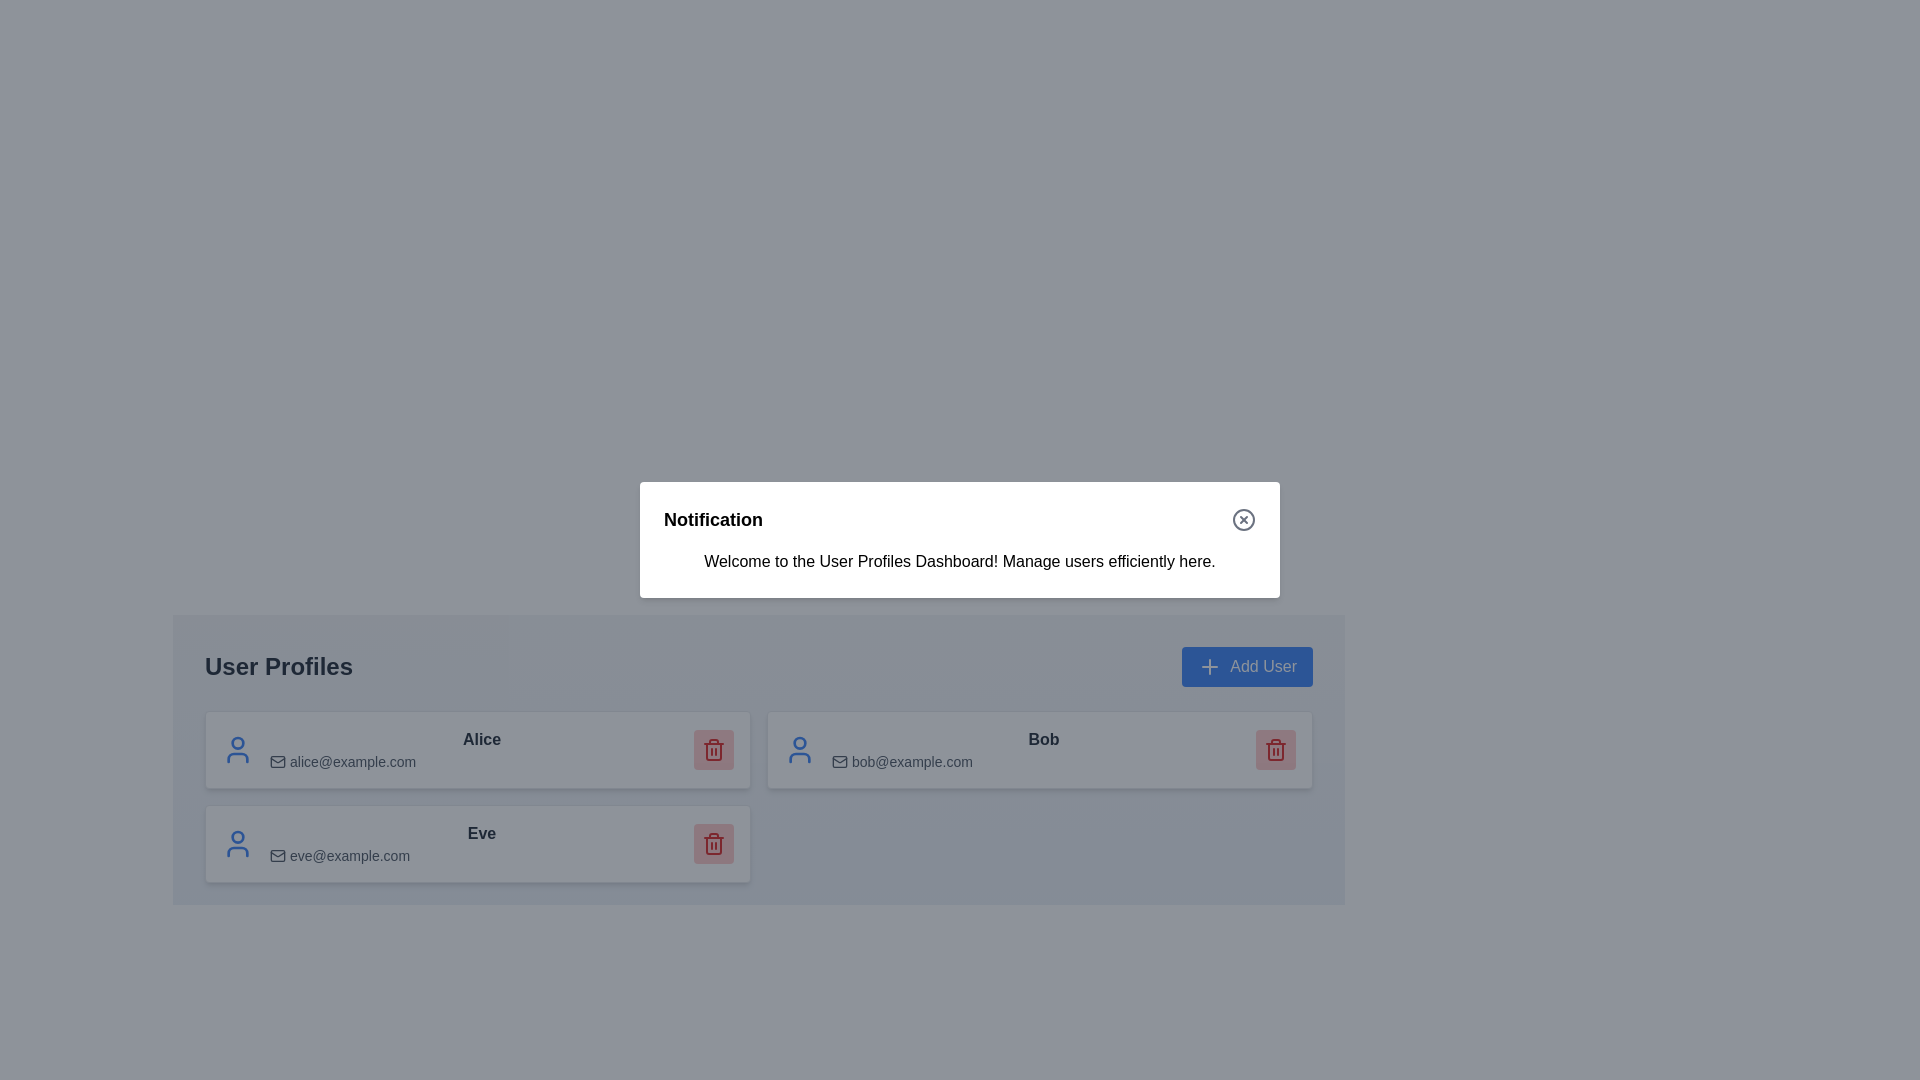 This screenshot has width=1920, height=1080. What do you see at coordinates (238, 749) in the screenshot?
I see `the circular user icon with a blue outline, located to the left of the text 'Alice' and 'alice@example.com'` at bounding box center [238, 749].